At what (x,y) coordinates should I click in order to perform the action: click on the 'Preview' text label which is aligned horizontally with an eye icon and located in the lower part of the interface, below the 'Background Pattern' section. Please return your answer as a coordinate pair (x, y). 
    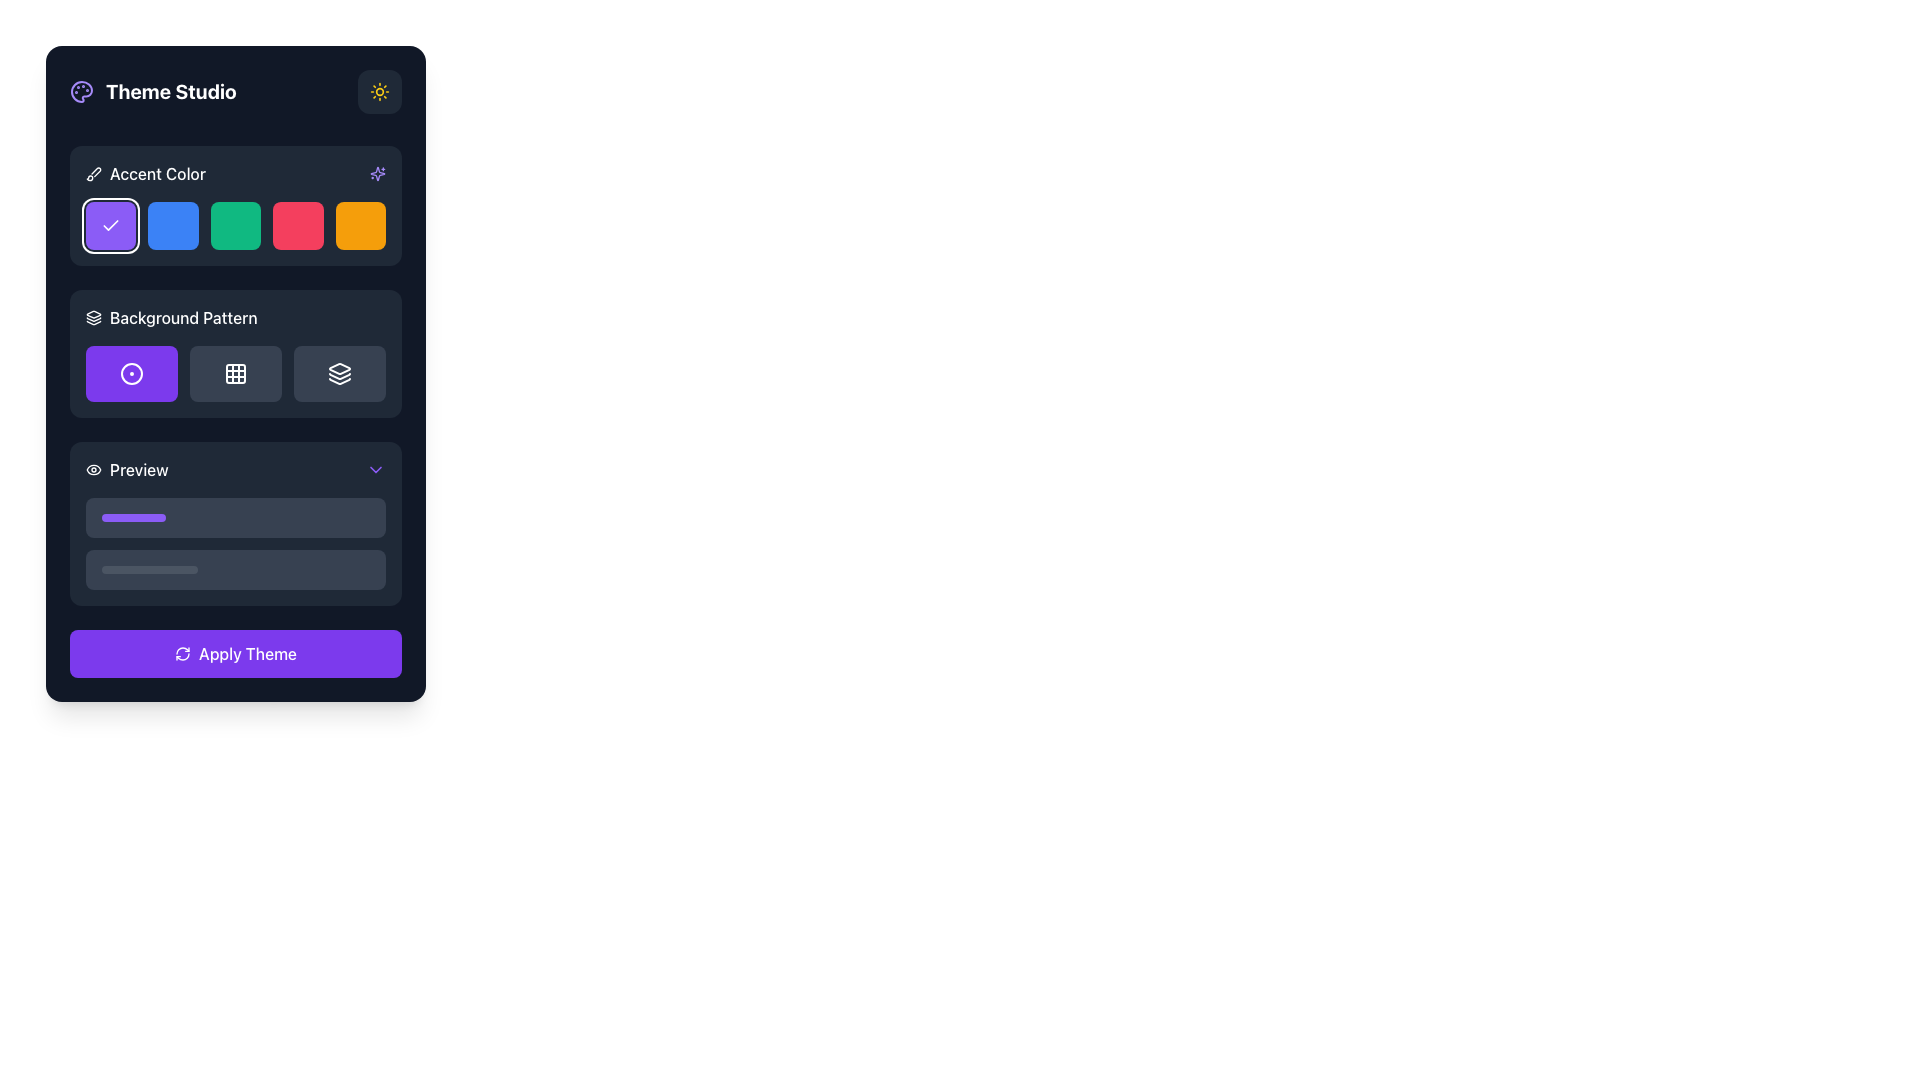
    Looking at the image, I should click on (138, 470).